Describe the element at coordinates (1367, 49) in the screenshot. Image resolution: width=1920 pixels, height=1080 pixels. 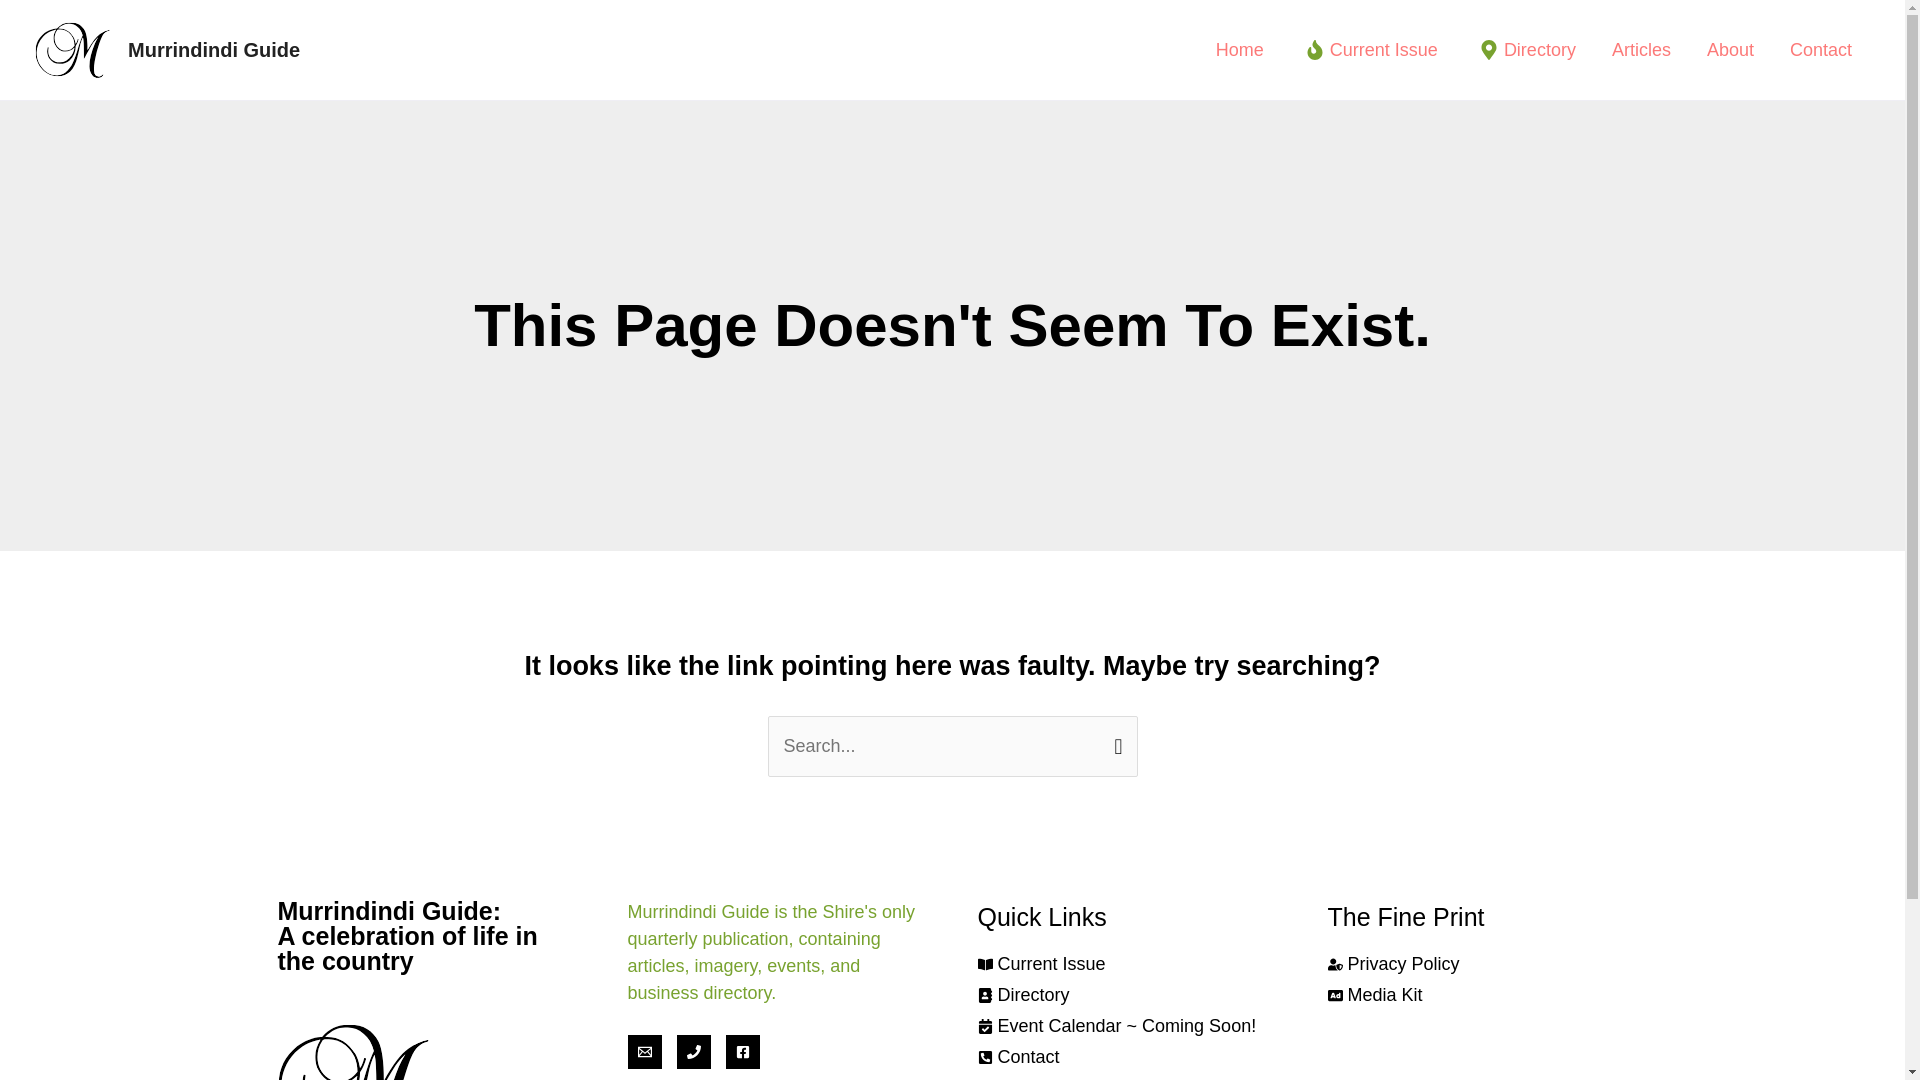
I see `'Current Issue'` at that location.